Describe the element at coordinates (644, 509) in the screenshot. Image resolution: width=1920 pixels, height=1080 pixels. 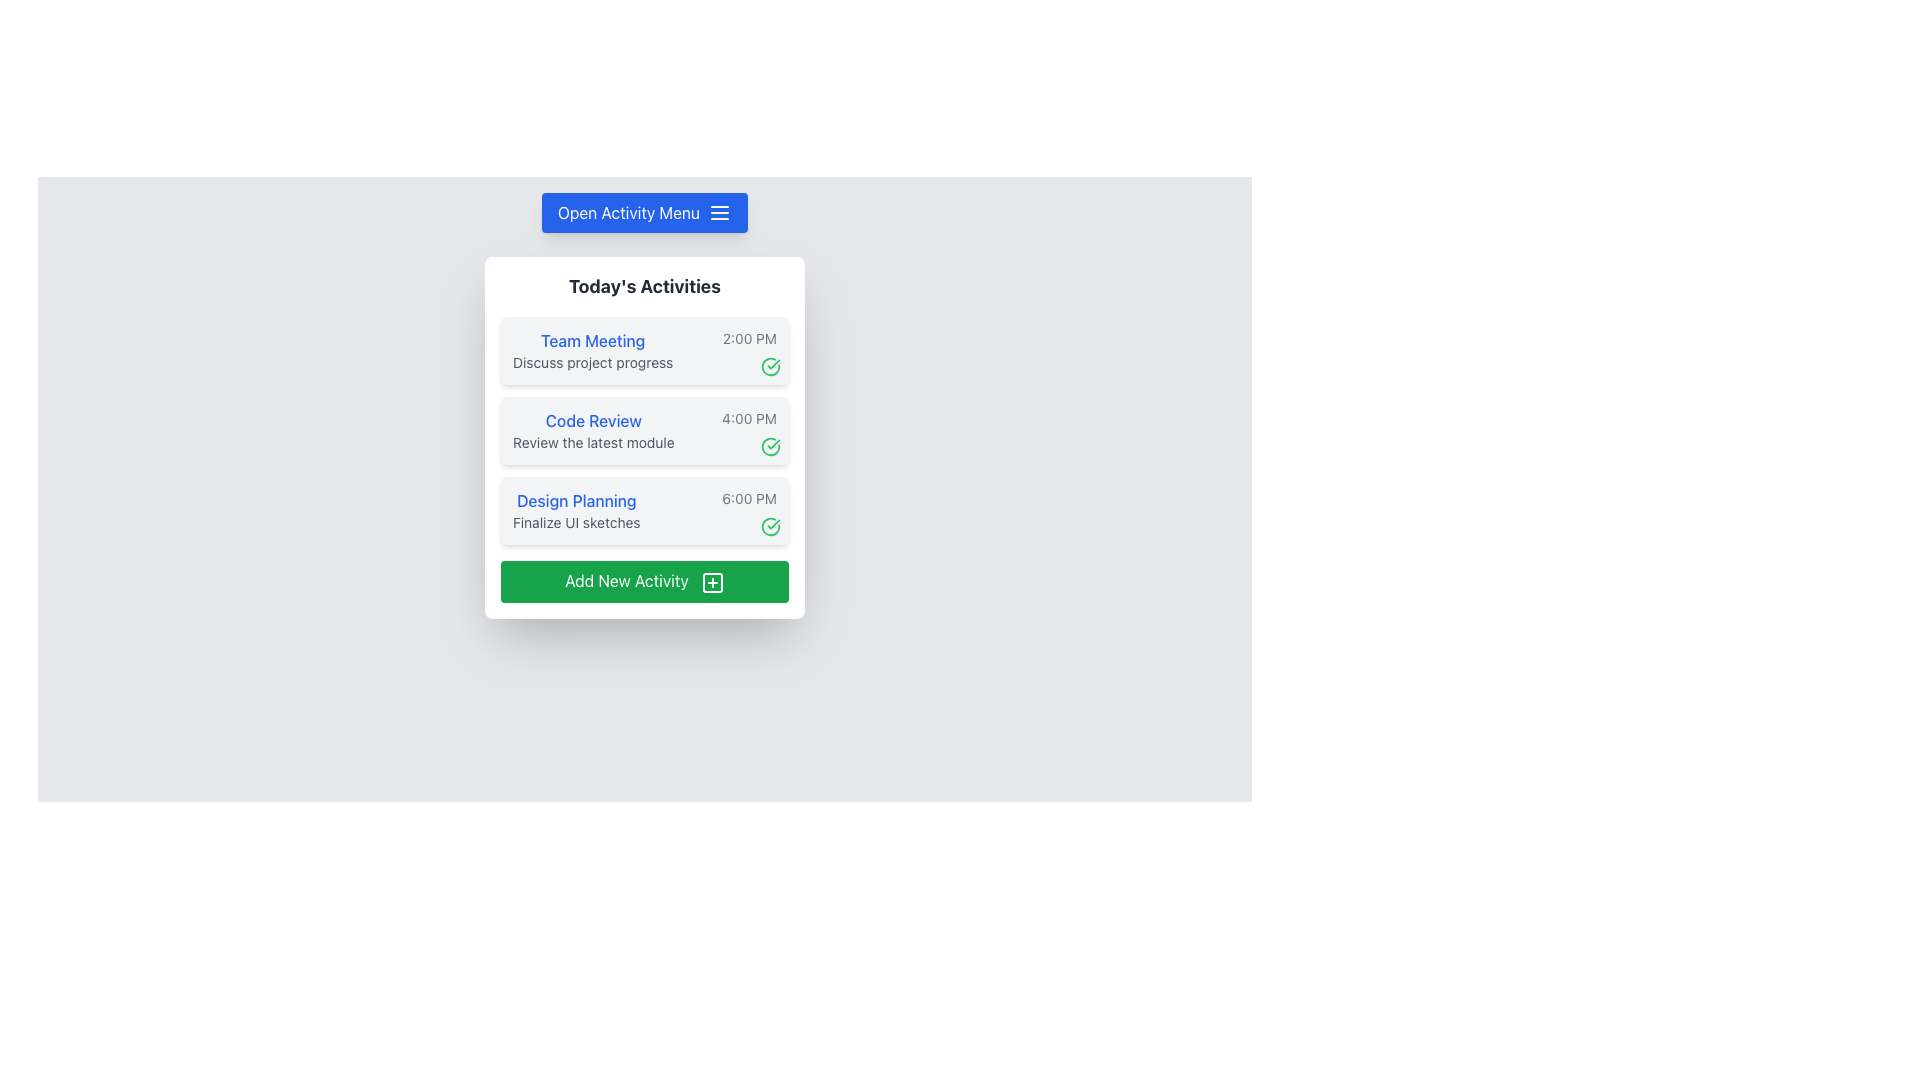
I see `information displayed in the List item titled 'Design Planning' located in the 'Today's Activities' panel, specifically the title, subtitle, and time indicator` at that location.